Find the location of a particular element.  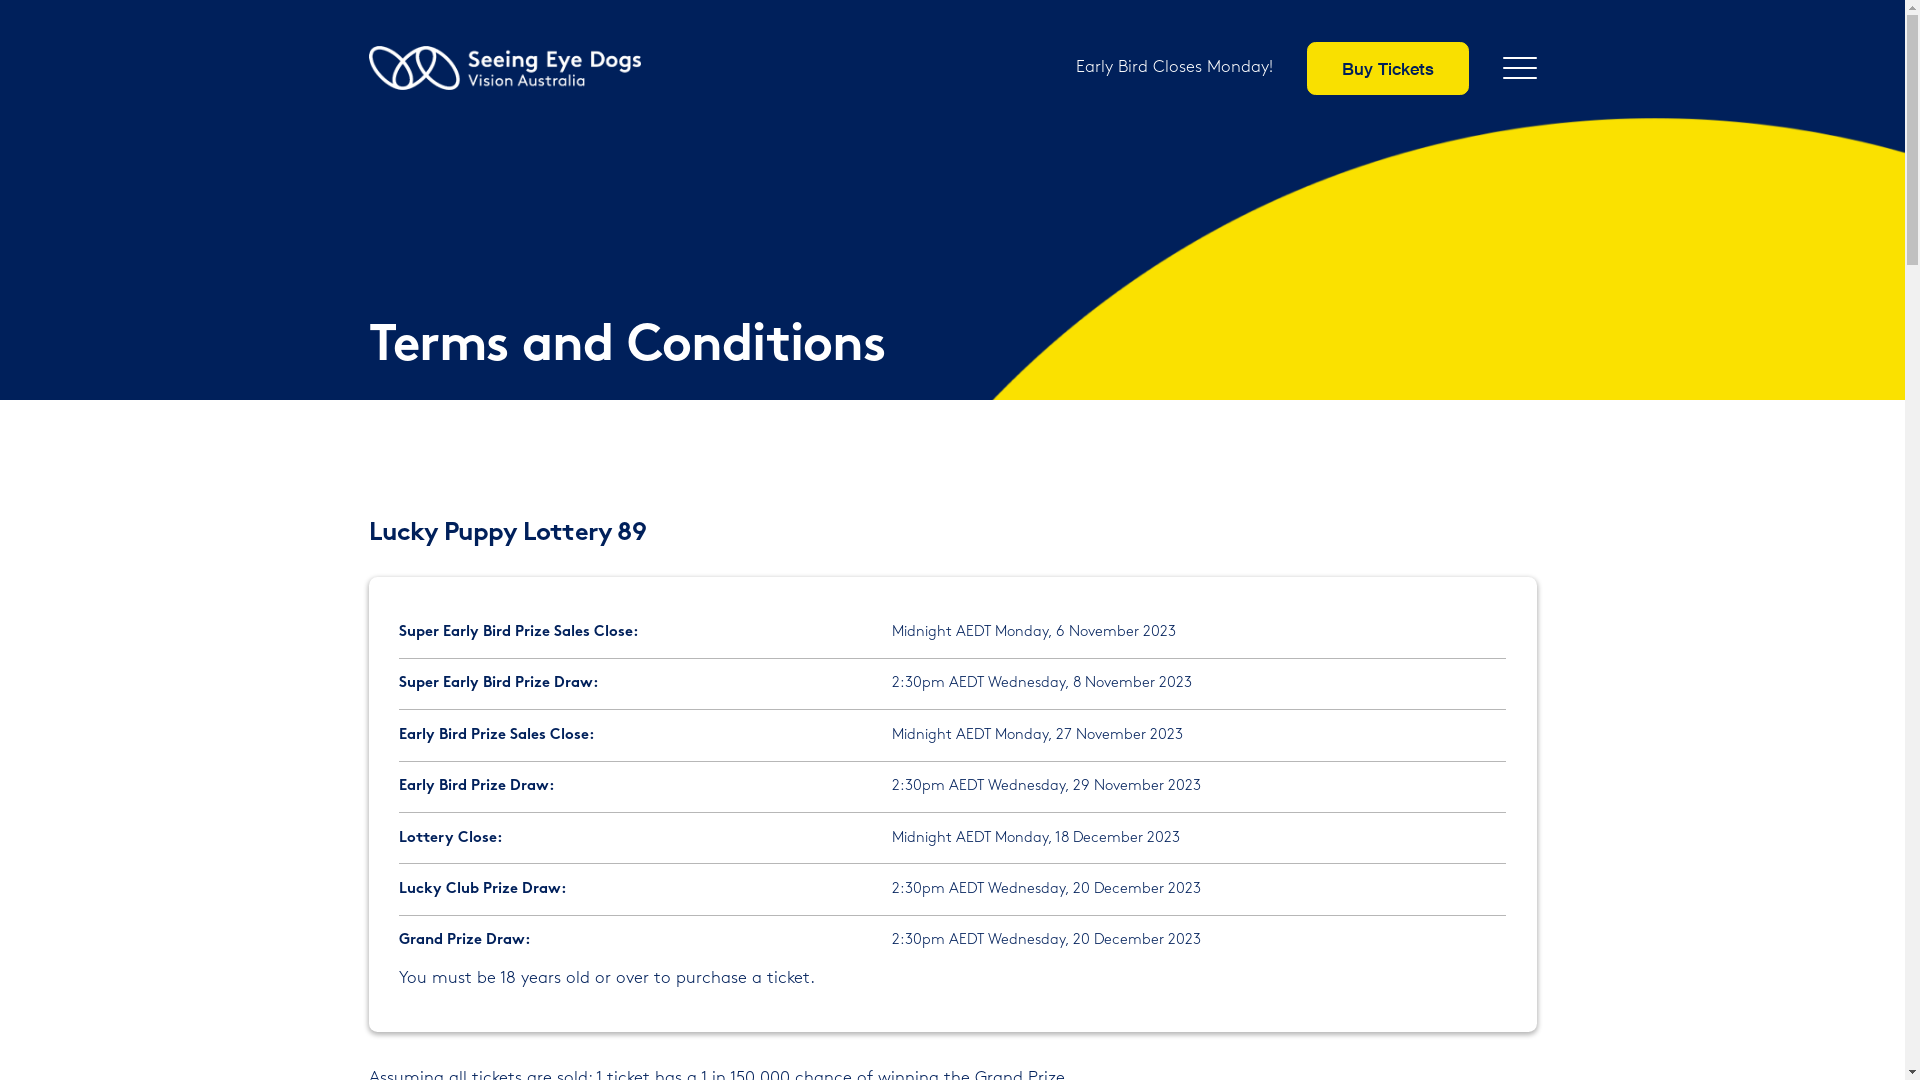

'Buy Tickets' is located at coordinates (1386, 67).